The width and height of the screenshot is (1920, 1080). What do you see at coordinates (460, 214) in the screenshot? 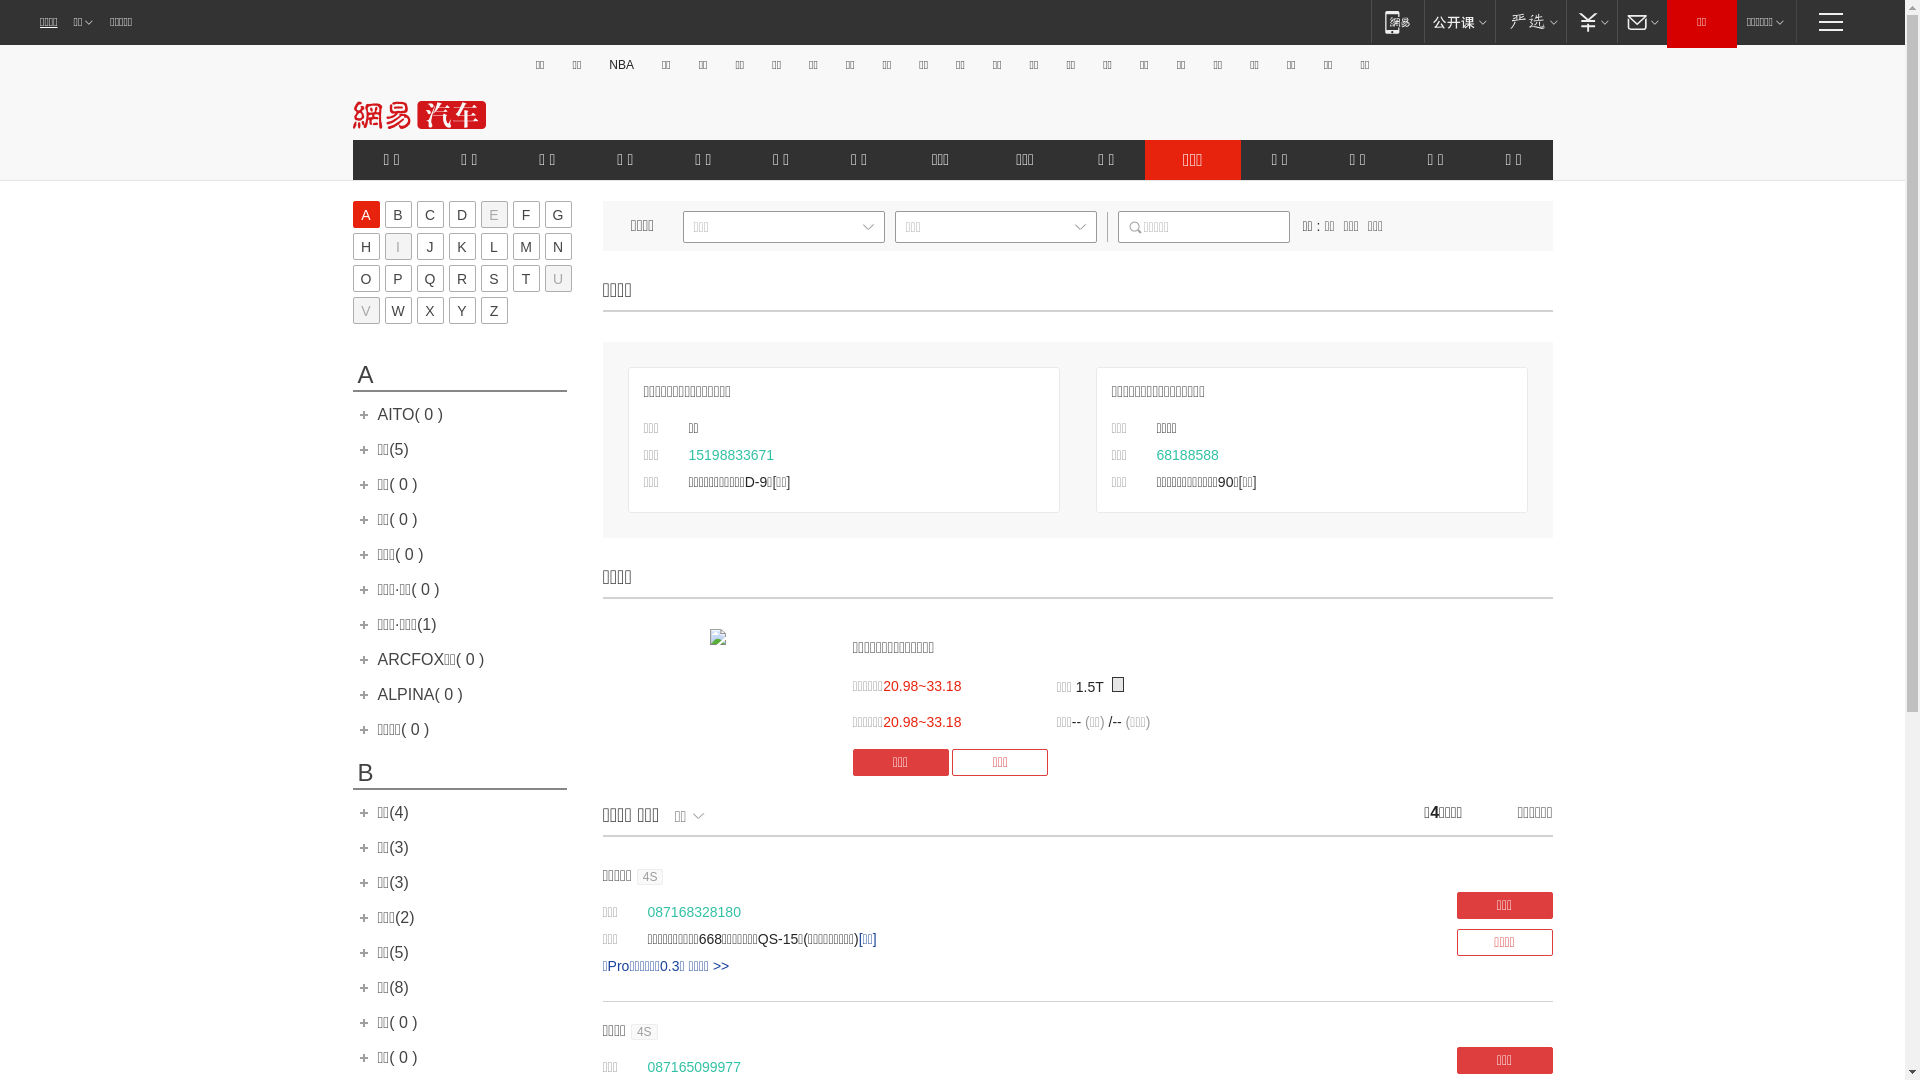
I see `'D'` at bounding box center [460, 214].